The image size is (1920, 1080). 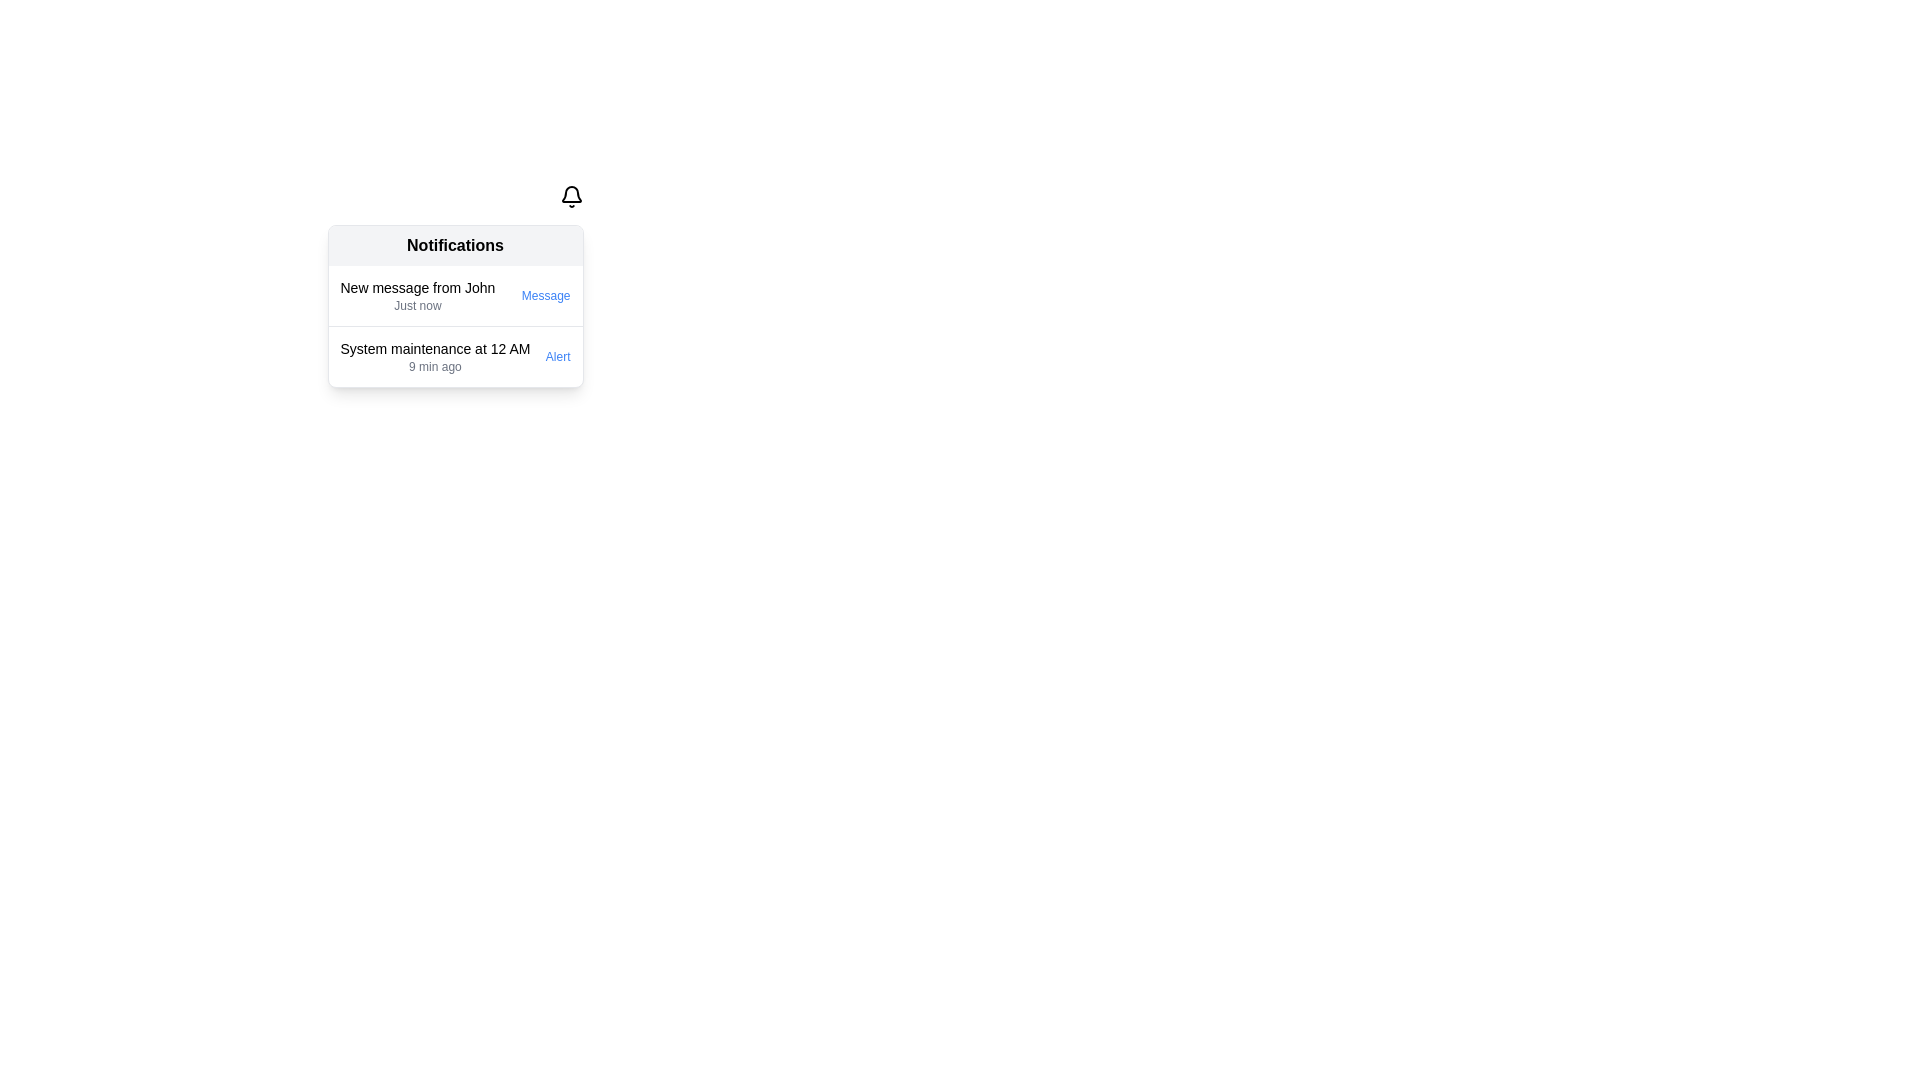 What do you see at coordinates (454, 325) in the screenshot?
I see `the second group of notifications in the 'Notifications' dropdown` at bounding box center [454, 325].